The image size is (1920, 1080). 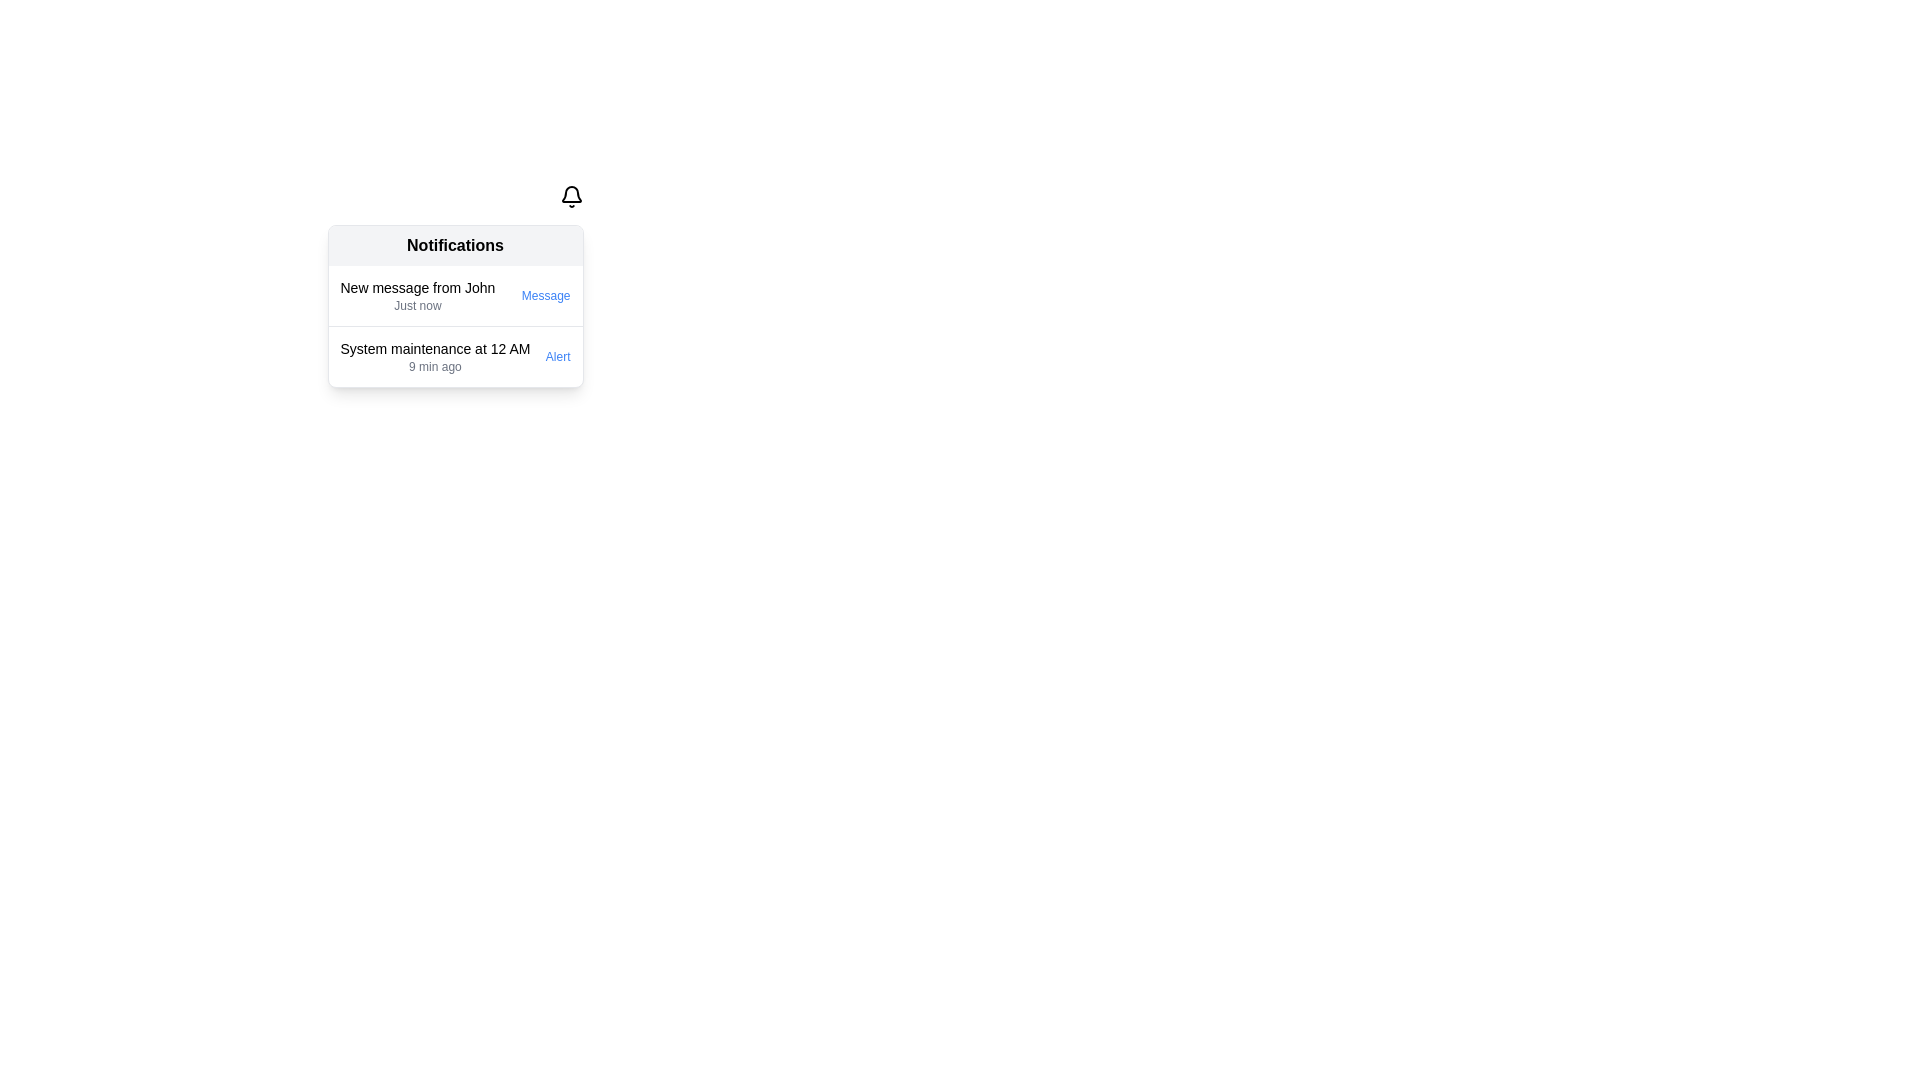 What do you see at coordinates (454, 325) in the screenshot?
I see `the second group of notifications in the 'Notifications' dropdown` at bounding box center [454, 325].